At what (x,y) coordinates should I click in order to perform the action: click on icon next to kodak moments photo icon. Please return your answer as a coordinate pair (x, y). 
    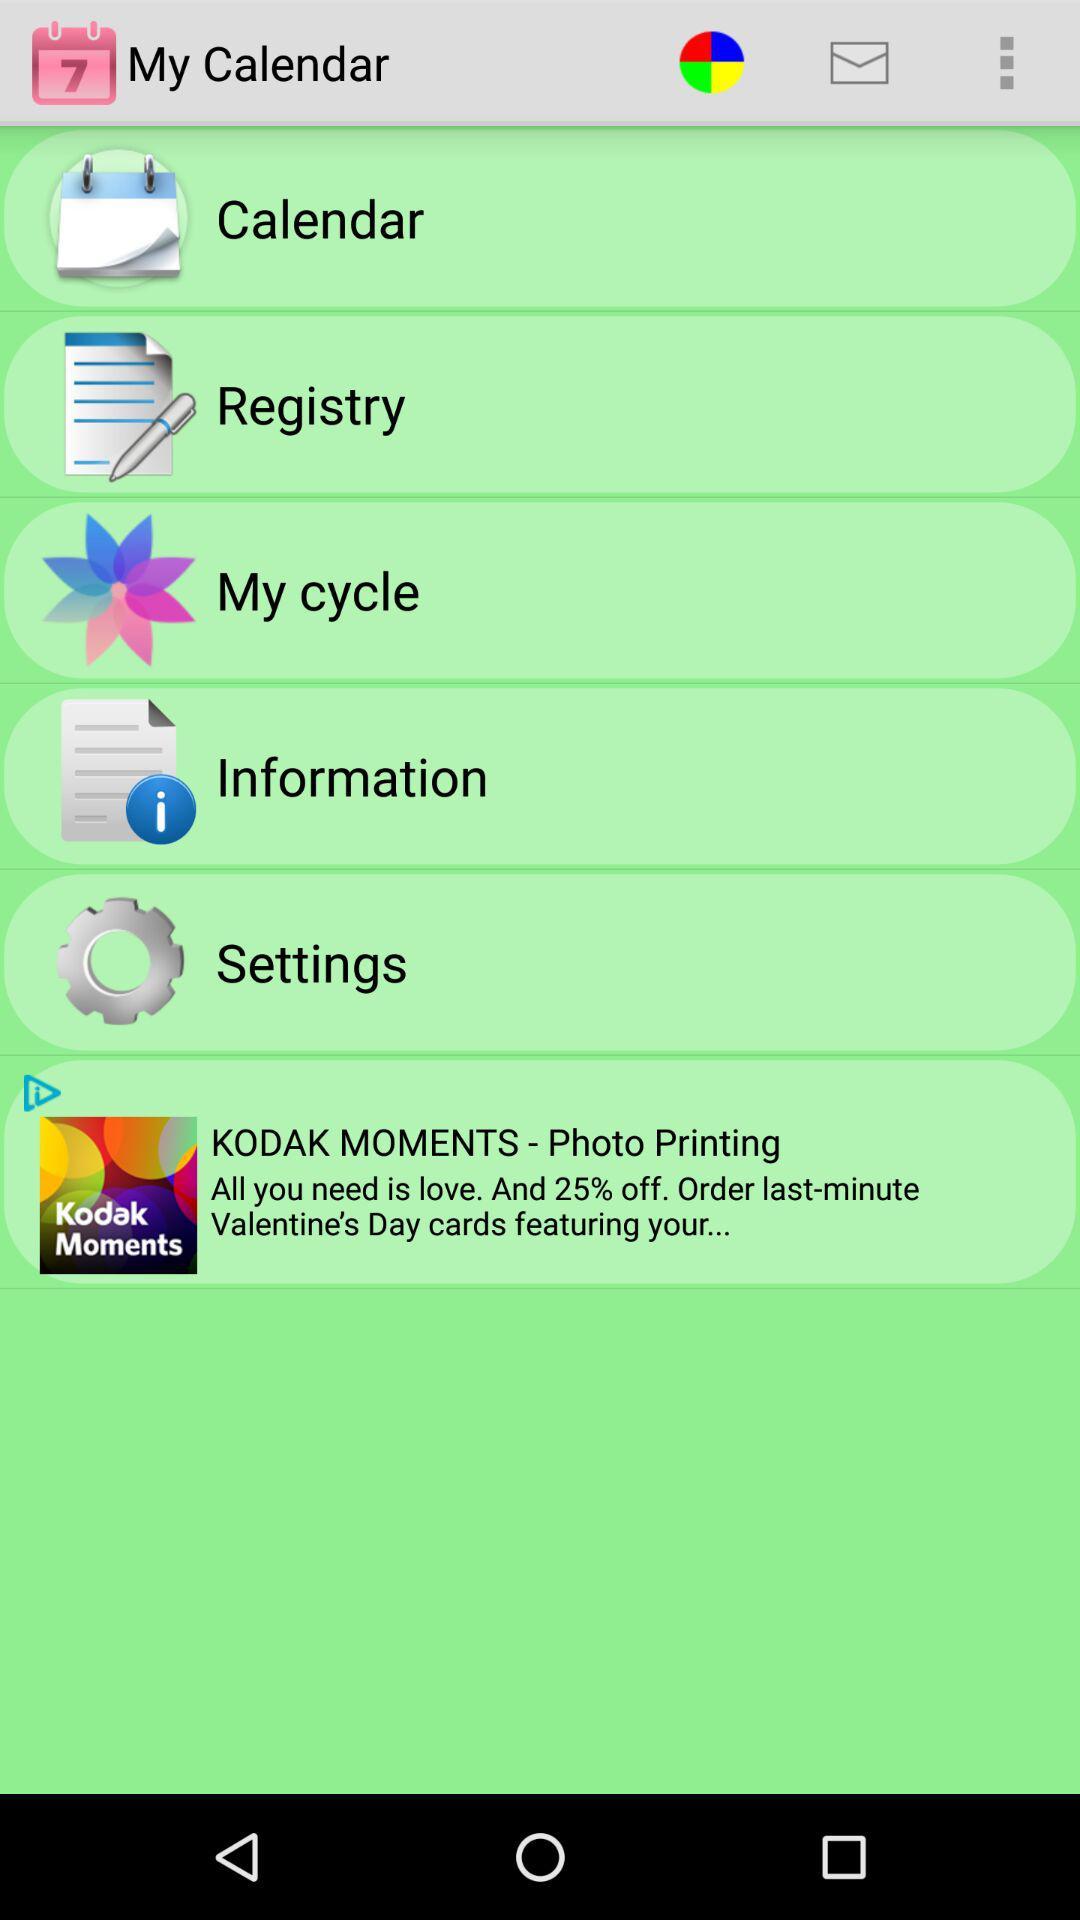
    Looking at the image, I should click on (118, 1195).